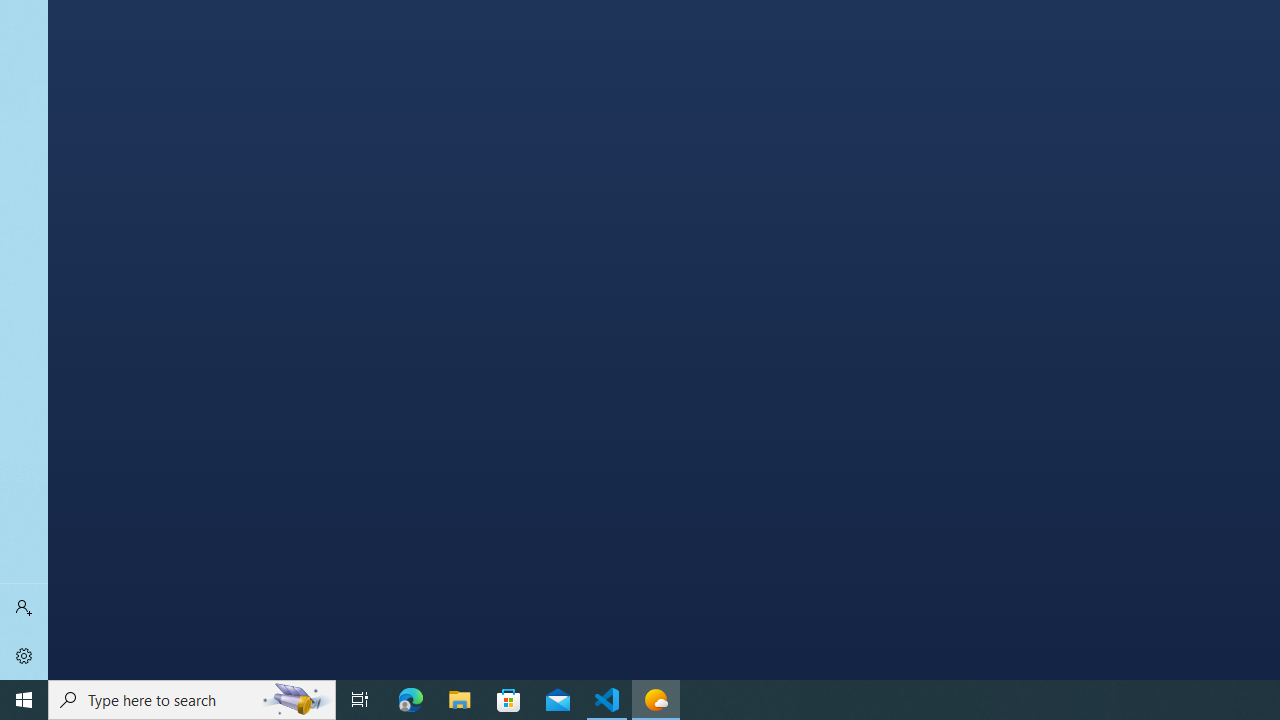 This screenshot has height=720, width=1280. Describe the element at coordinates (24, 655) in the screenshot. I see `'Settings'` at that location.